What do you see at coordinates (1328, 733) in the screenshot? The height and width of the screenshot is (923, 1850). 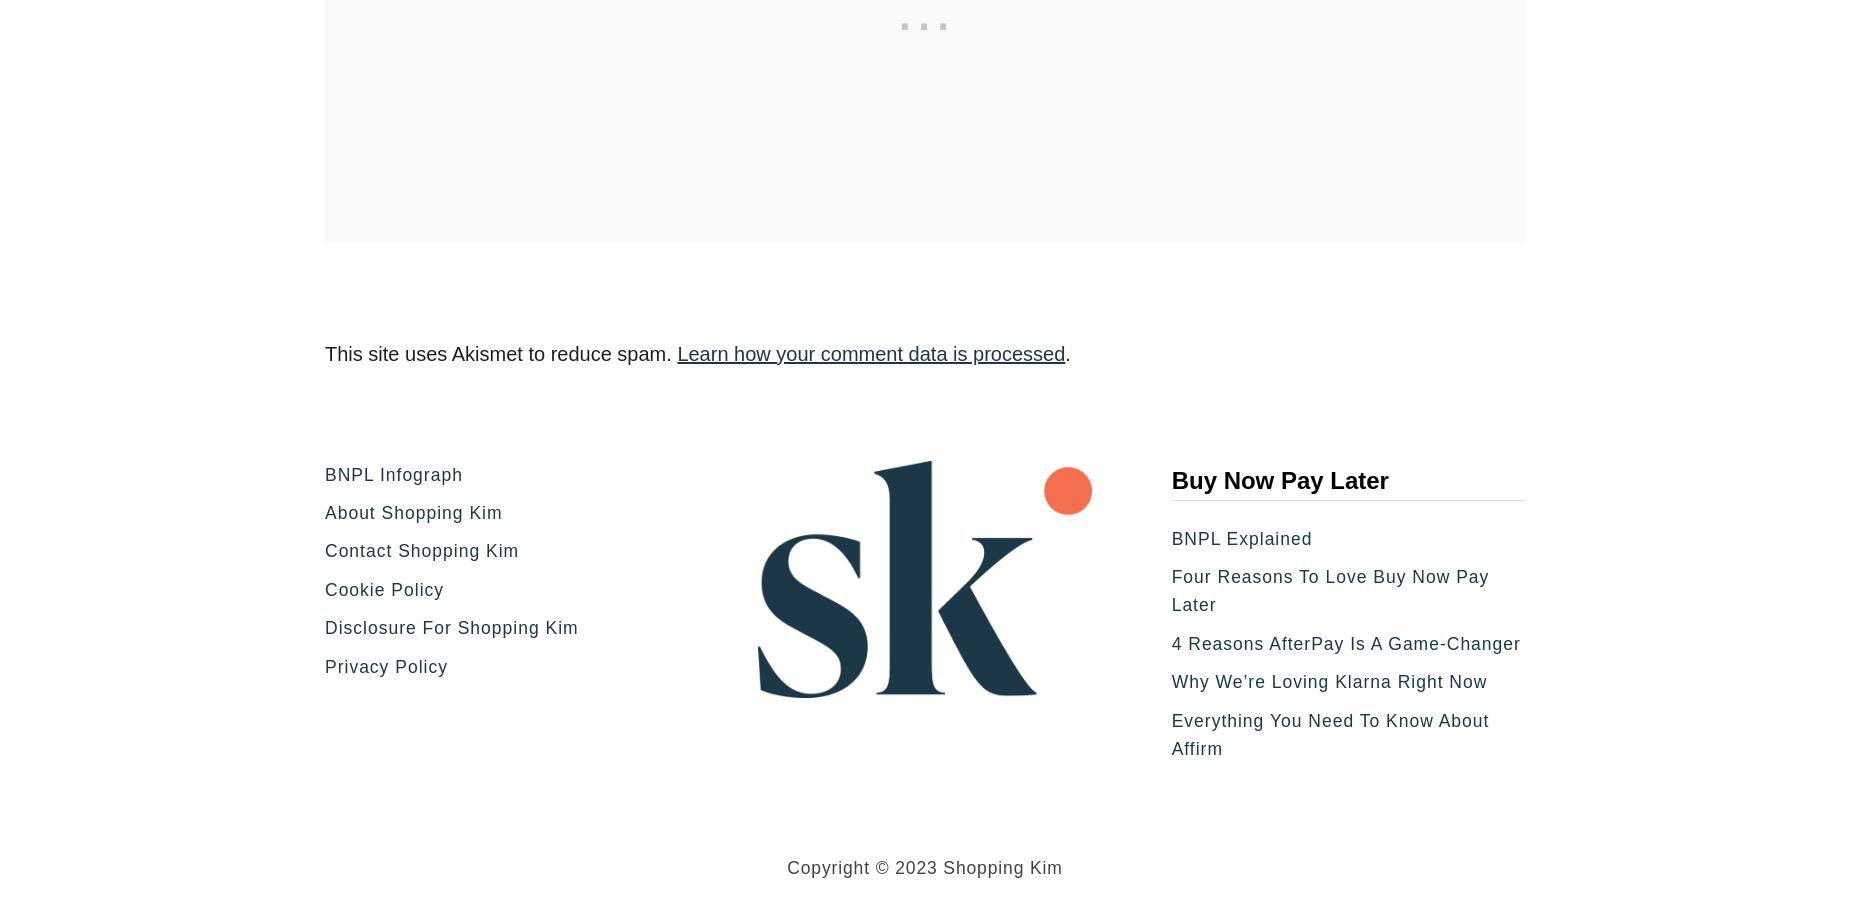 I see `'Everything You Need To Know About Affirm'` at bounding box center [1328, 733].